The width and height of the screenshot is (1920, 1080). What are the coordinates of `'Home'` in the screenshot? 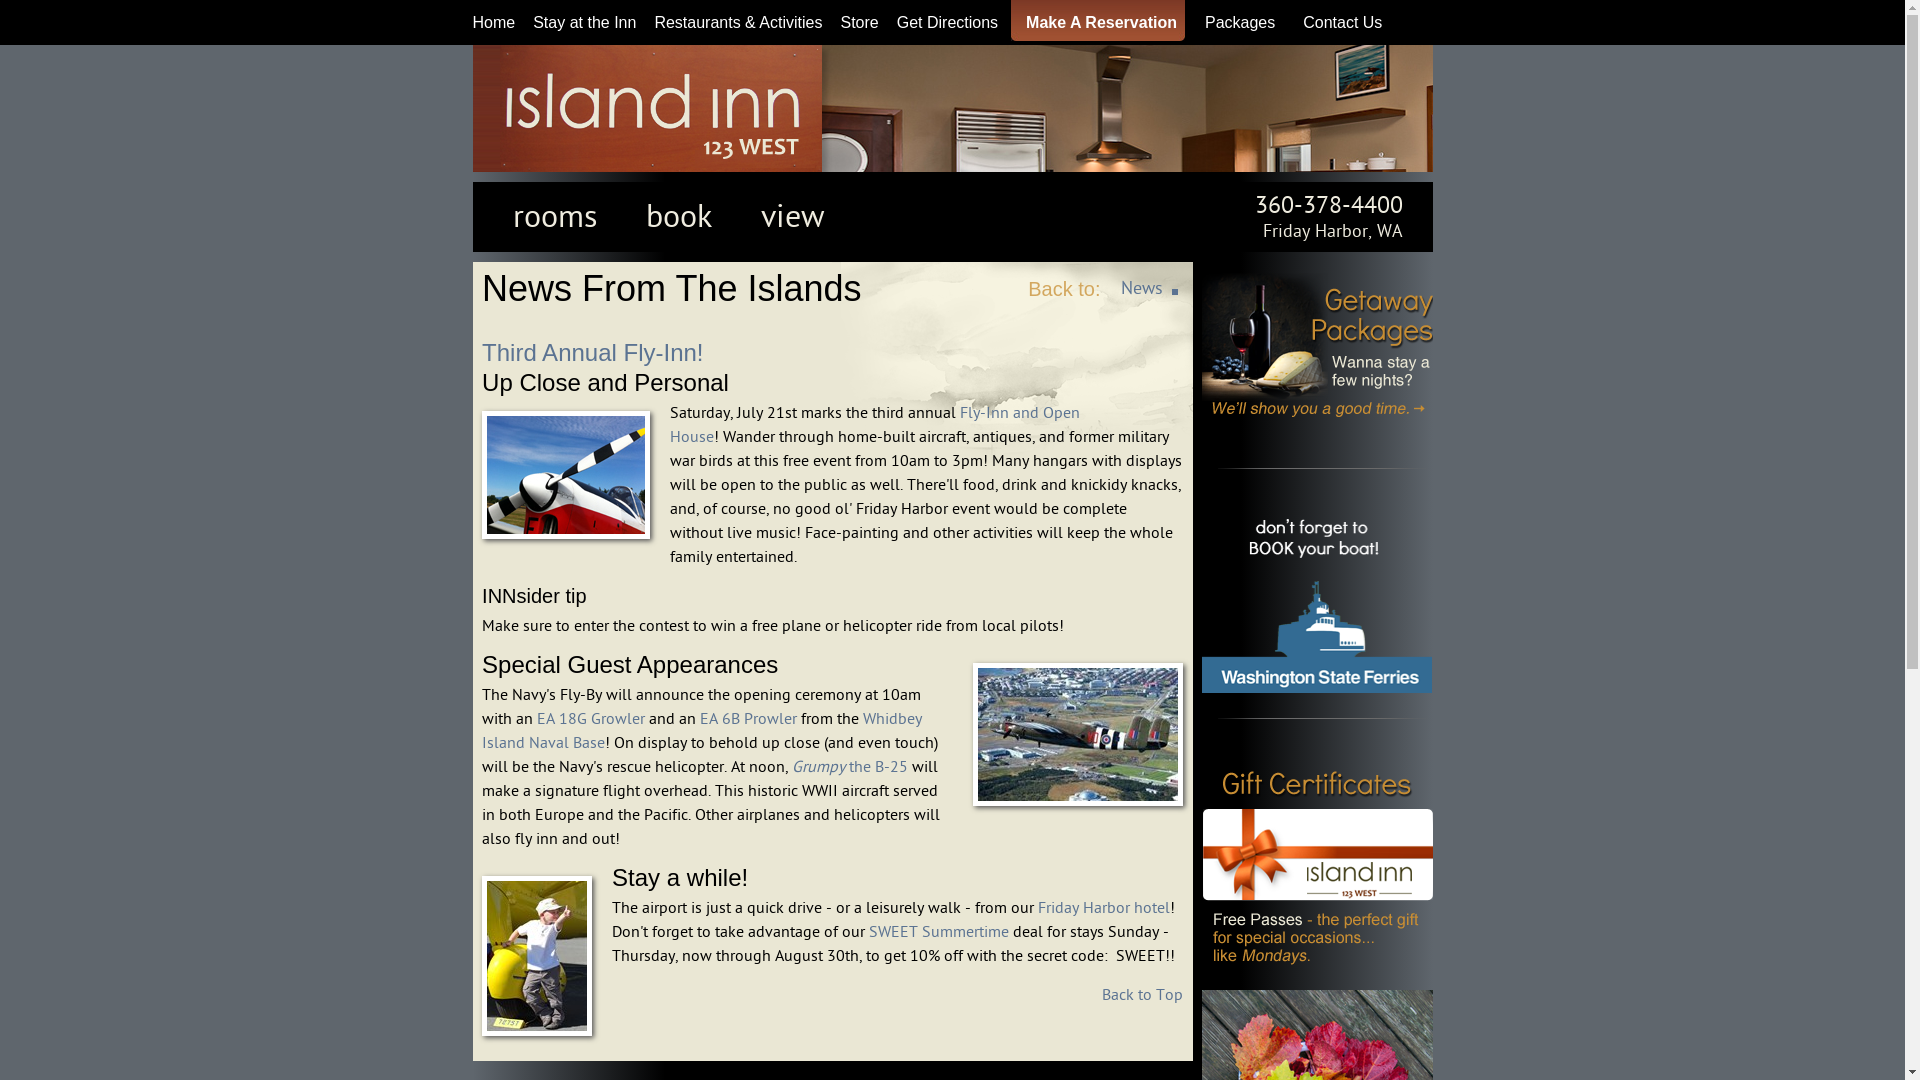 It's located at (493, 22).